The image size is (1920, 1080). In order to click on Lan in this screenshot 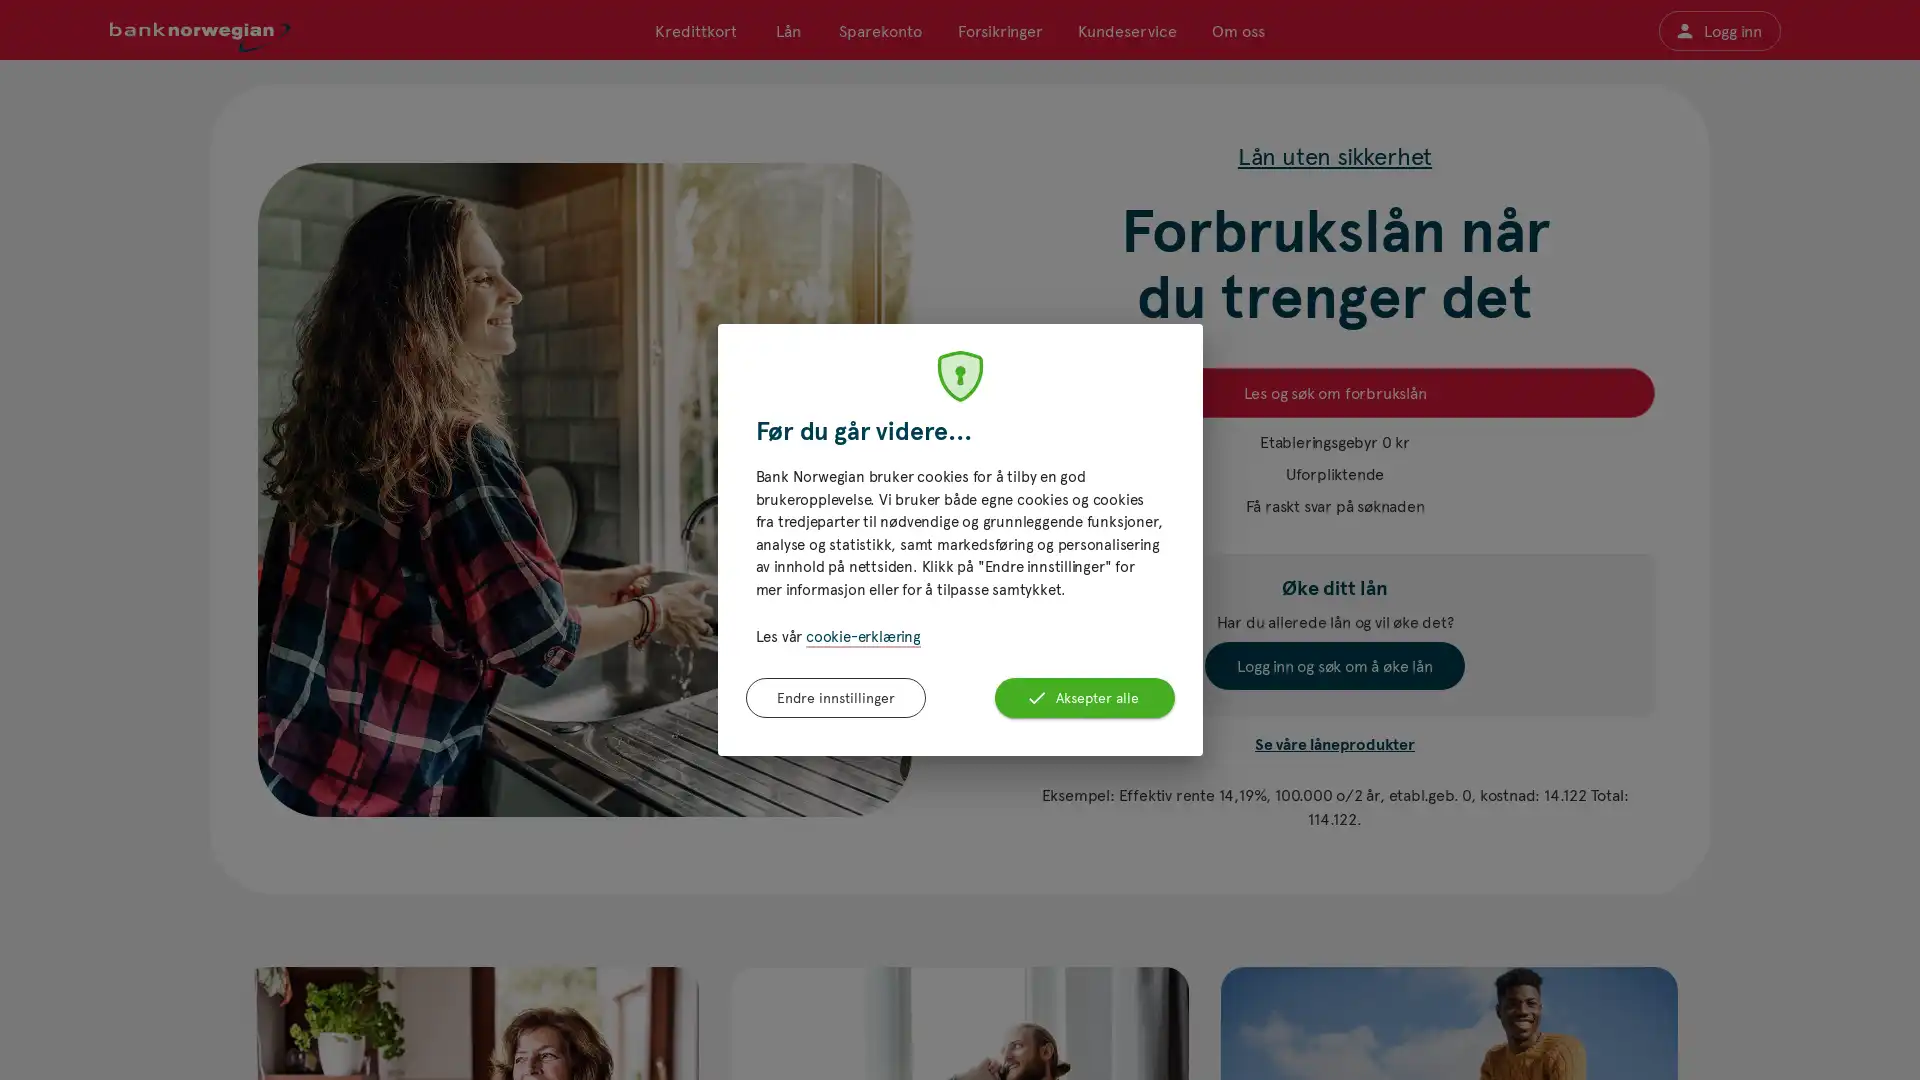, I will do `click(786, 30)`.